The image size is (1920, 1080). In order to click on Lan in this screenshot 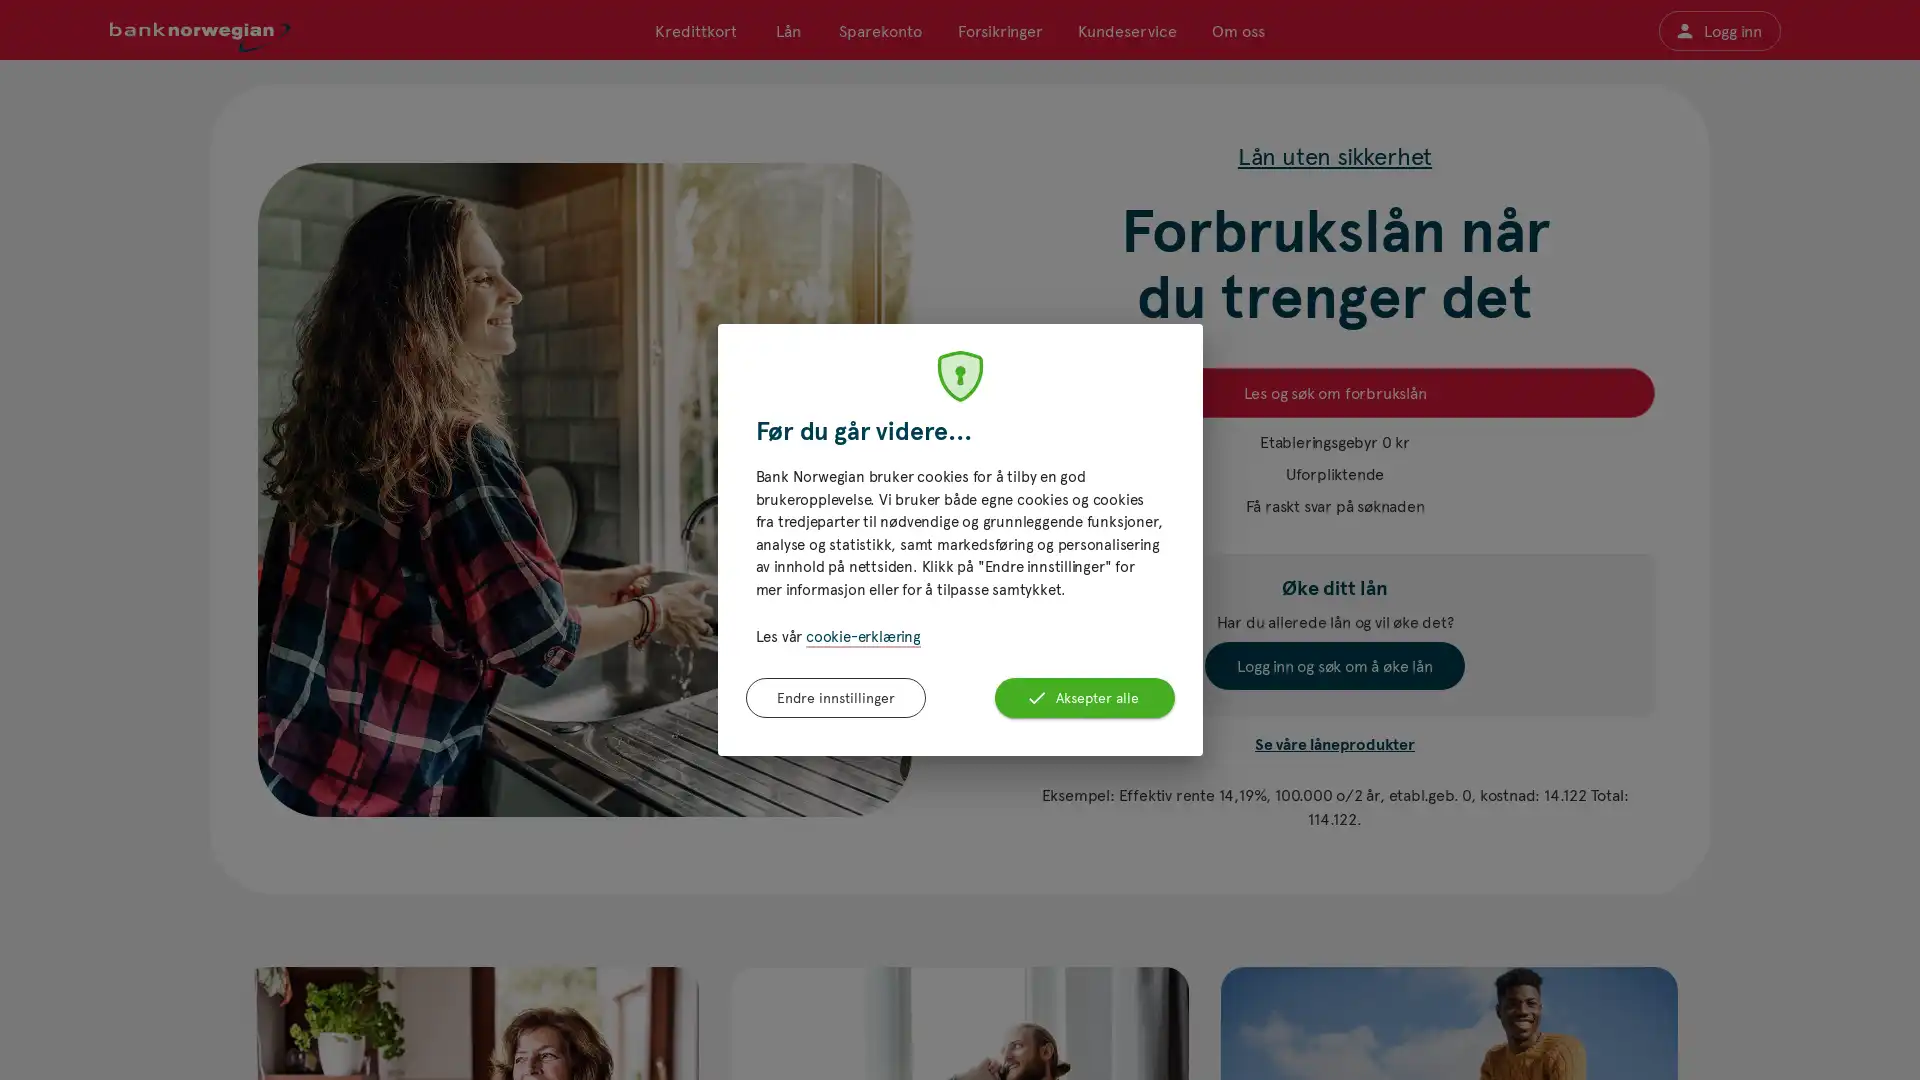, I will do `click(786, 30)`.